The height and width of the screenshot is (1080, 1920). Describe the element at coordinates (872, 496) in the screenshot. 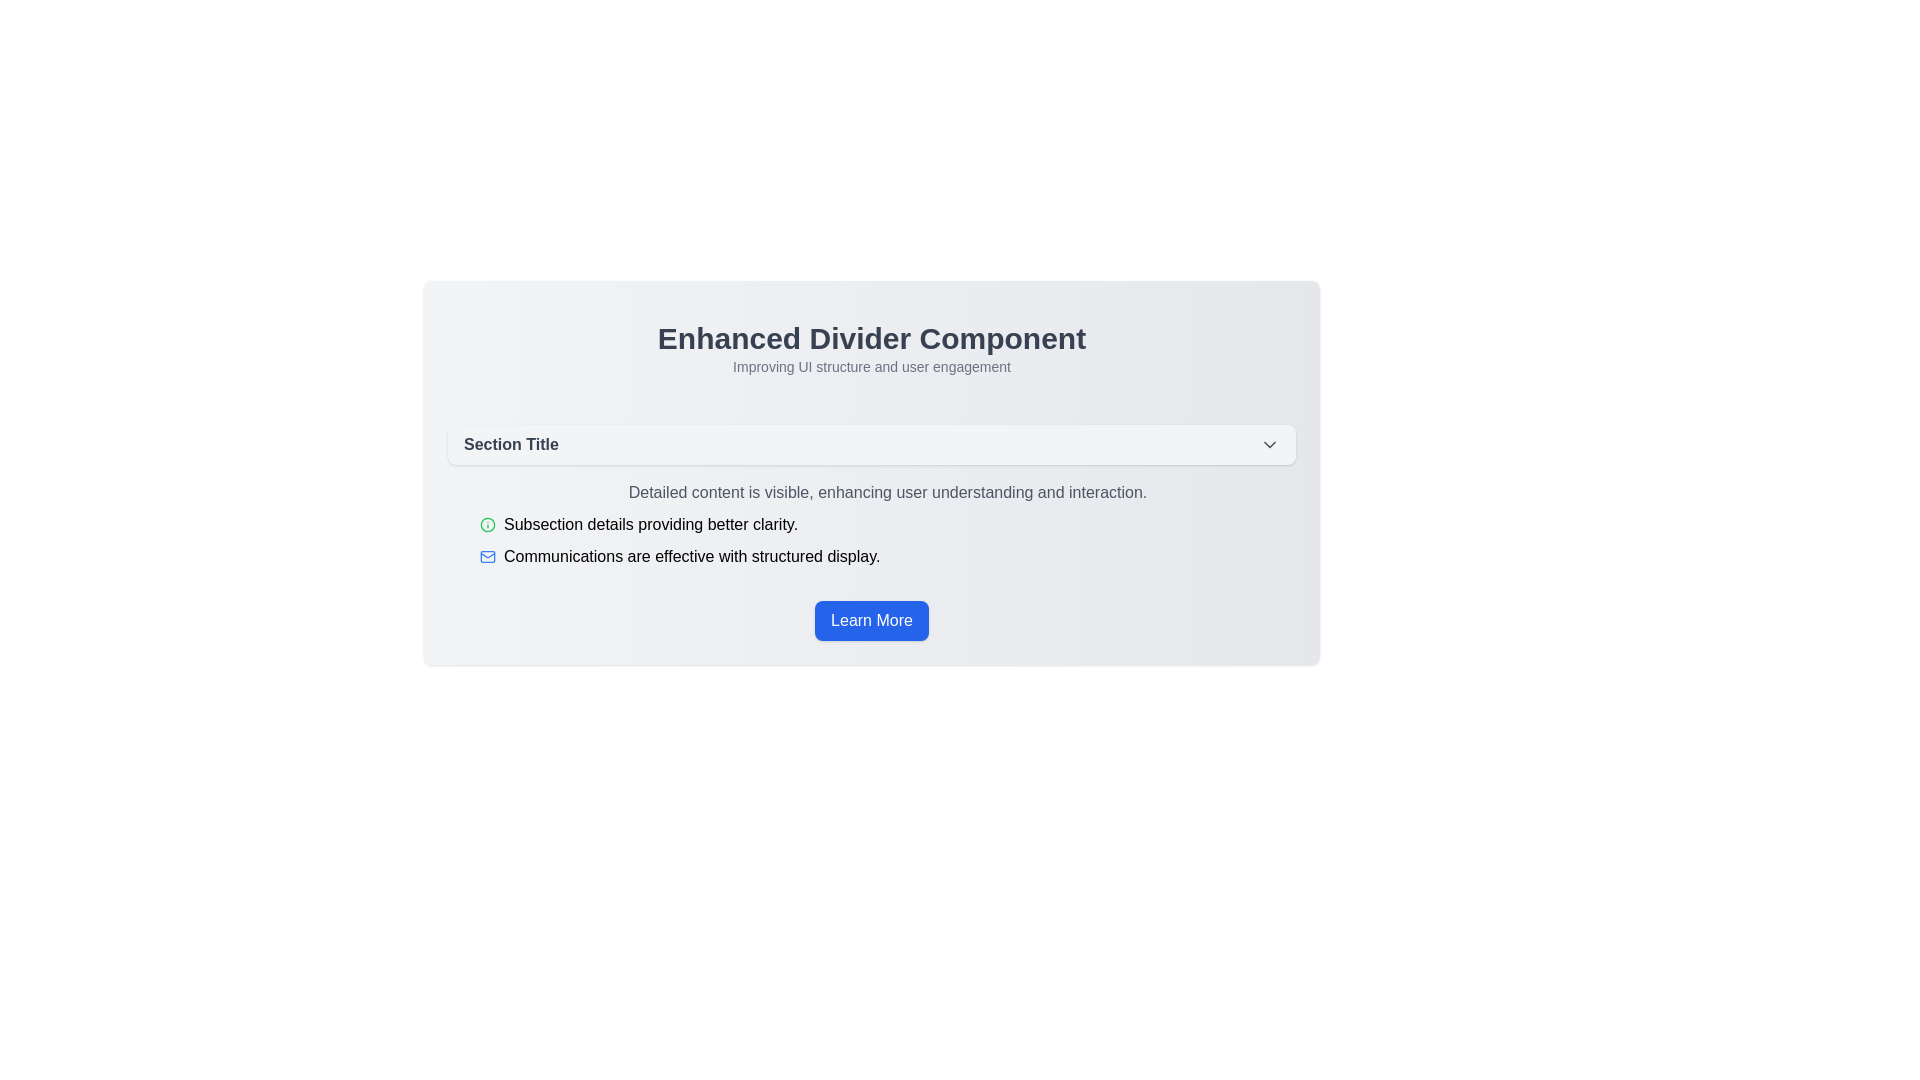

I see `detailed content of the collapsible section located below the 'Enhanced Divider Component' header and above the 'Learn More' button` at that location.